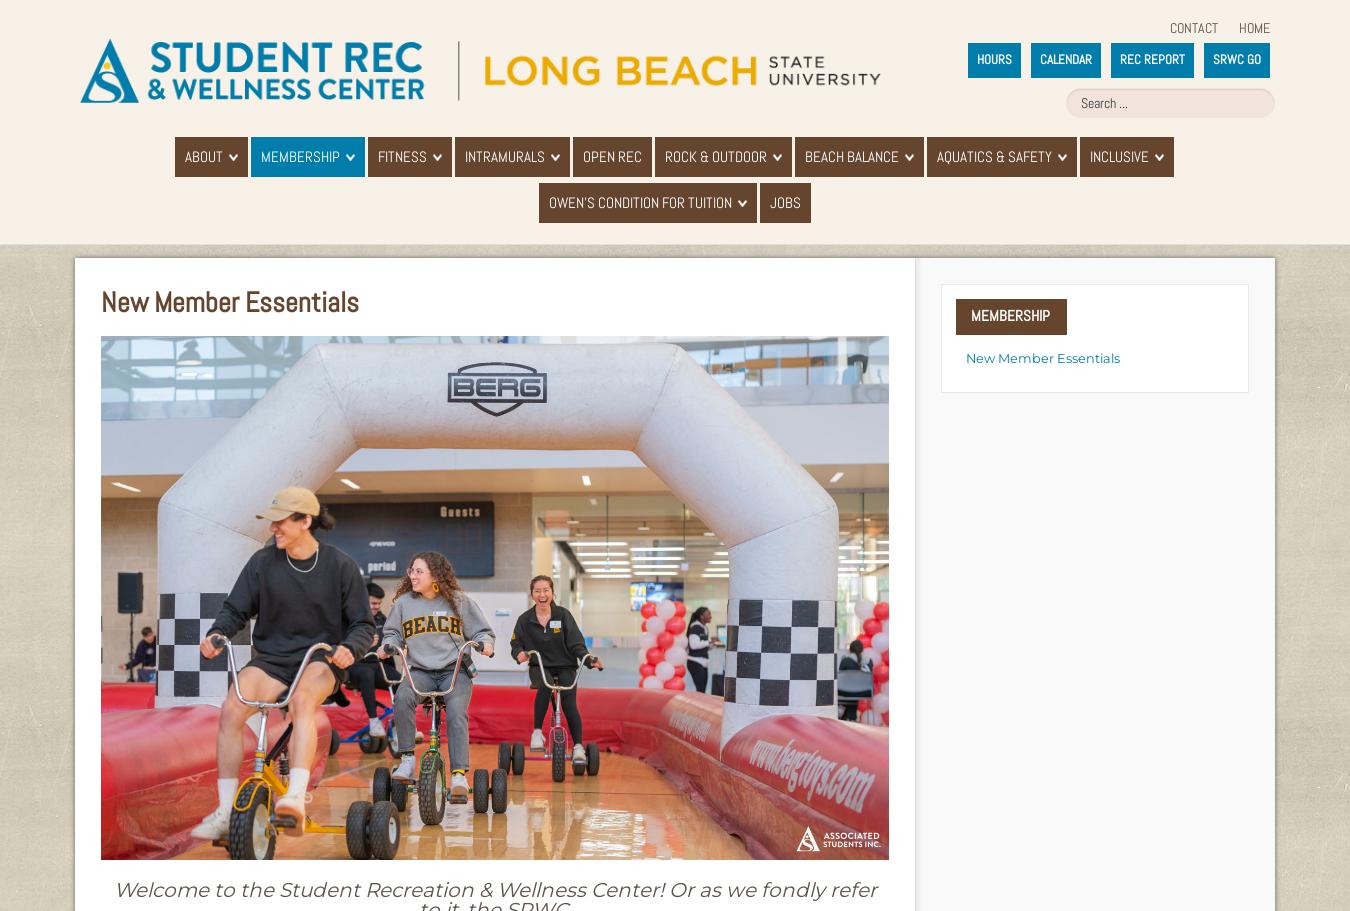 This screenshot has height=911, width=1350. Describe the element at coordinates (851, 156) in the screenshot. I see `'Beach Balance'` at that location.